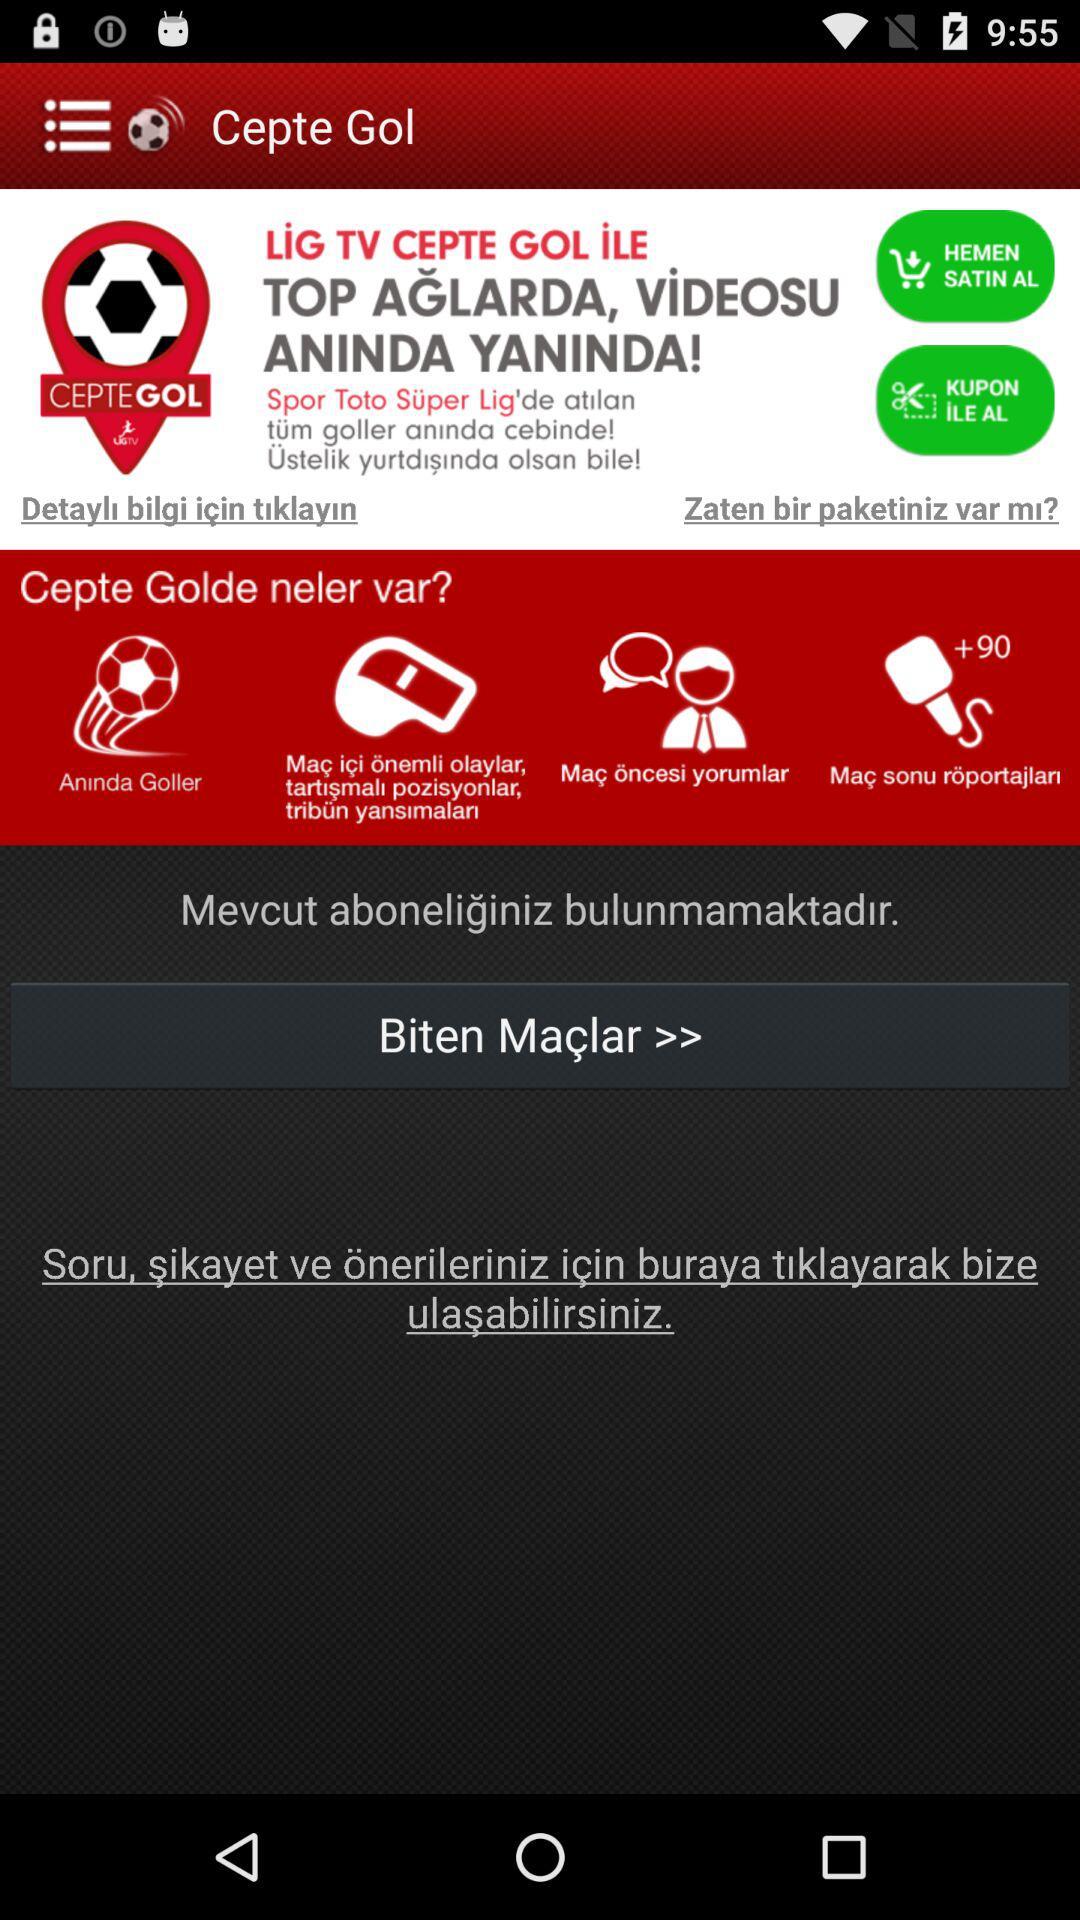 This screenshot has width=1080, height=1920. Describe the element at coordinates (126, 337) in the screenshot. I see `a icon ceptegol which is below menu option on the left side of the page` at that location.